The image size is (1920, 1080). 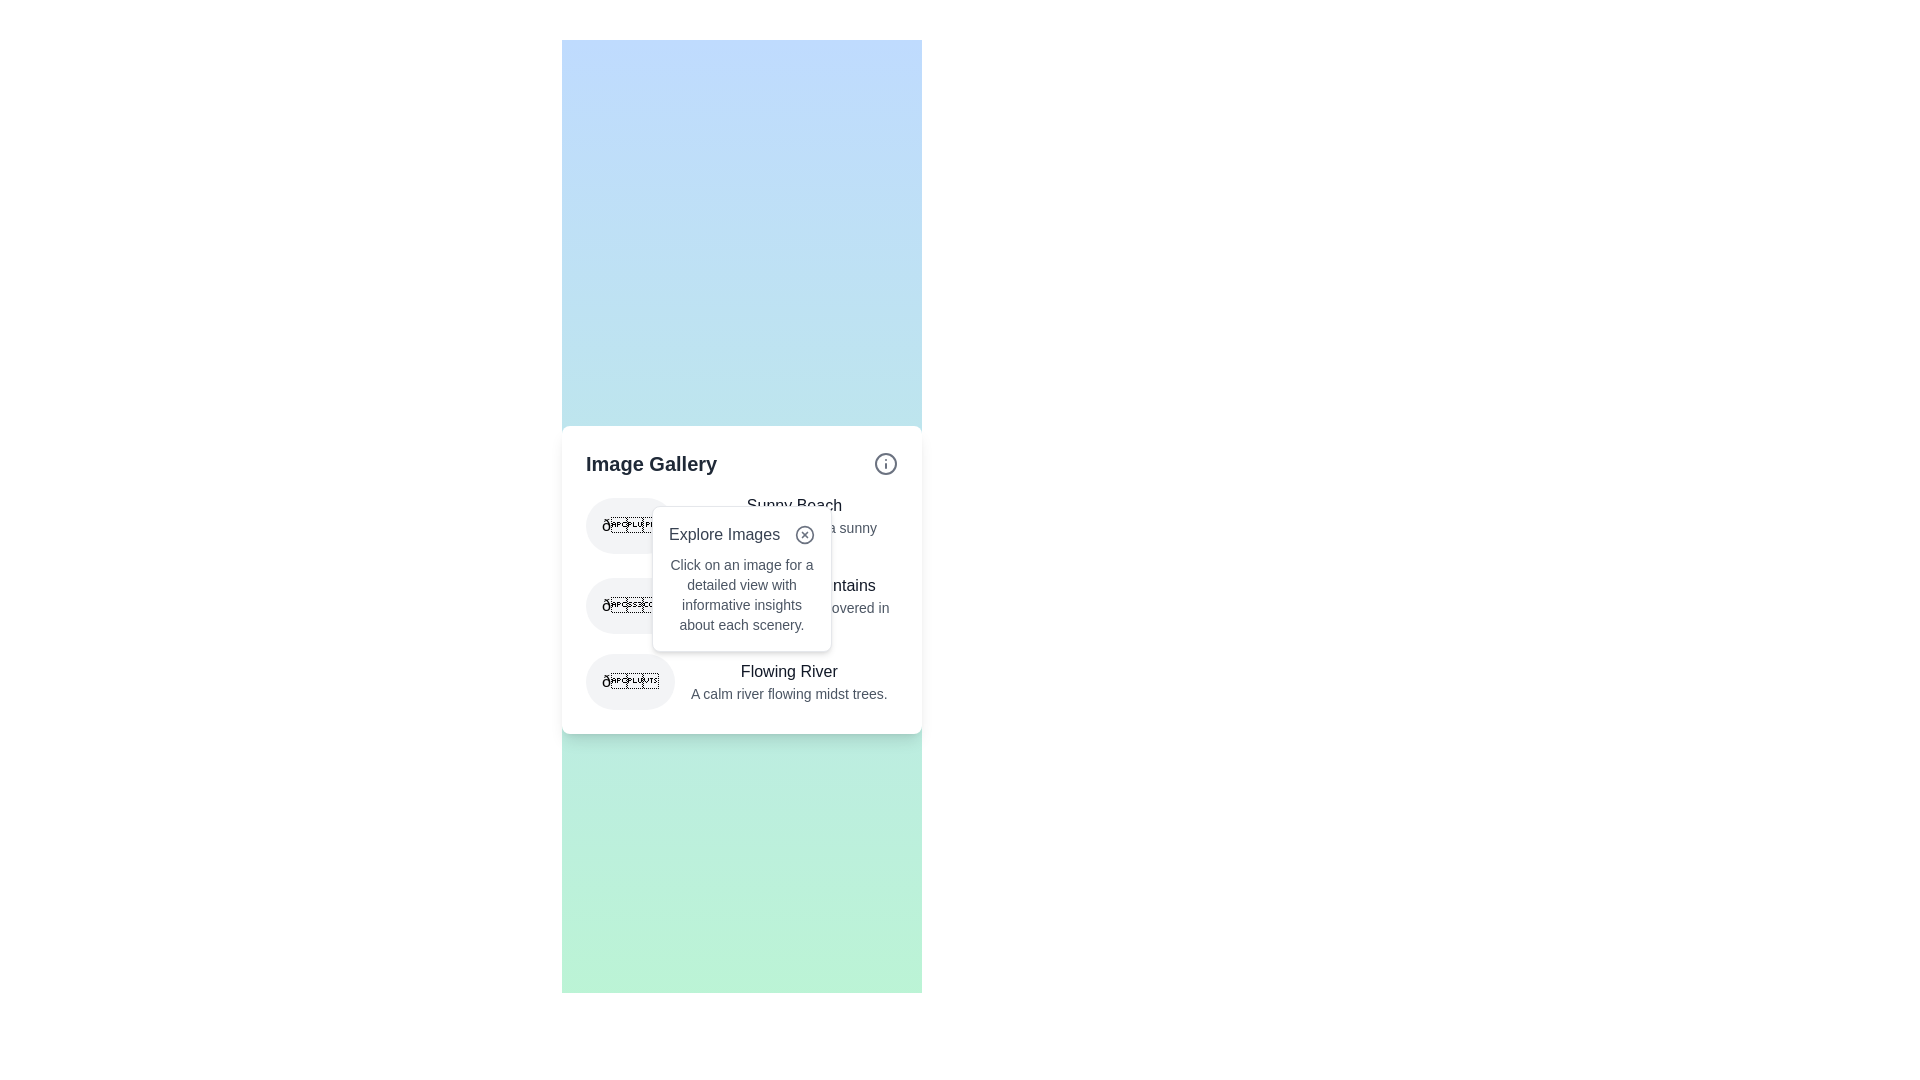 What do you see at coordinates (805, 534) in the screenshot?
I see `the circular graphic element located at the top right corner of the popup, adjacent to the 'Explore Images' label, which serves as a close action for the dialog interface` at bounding box center [805, 534].